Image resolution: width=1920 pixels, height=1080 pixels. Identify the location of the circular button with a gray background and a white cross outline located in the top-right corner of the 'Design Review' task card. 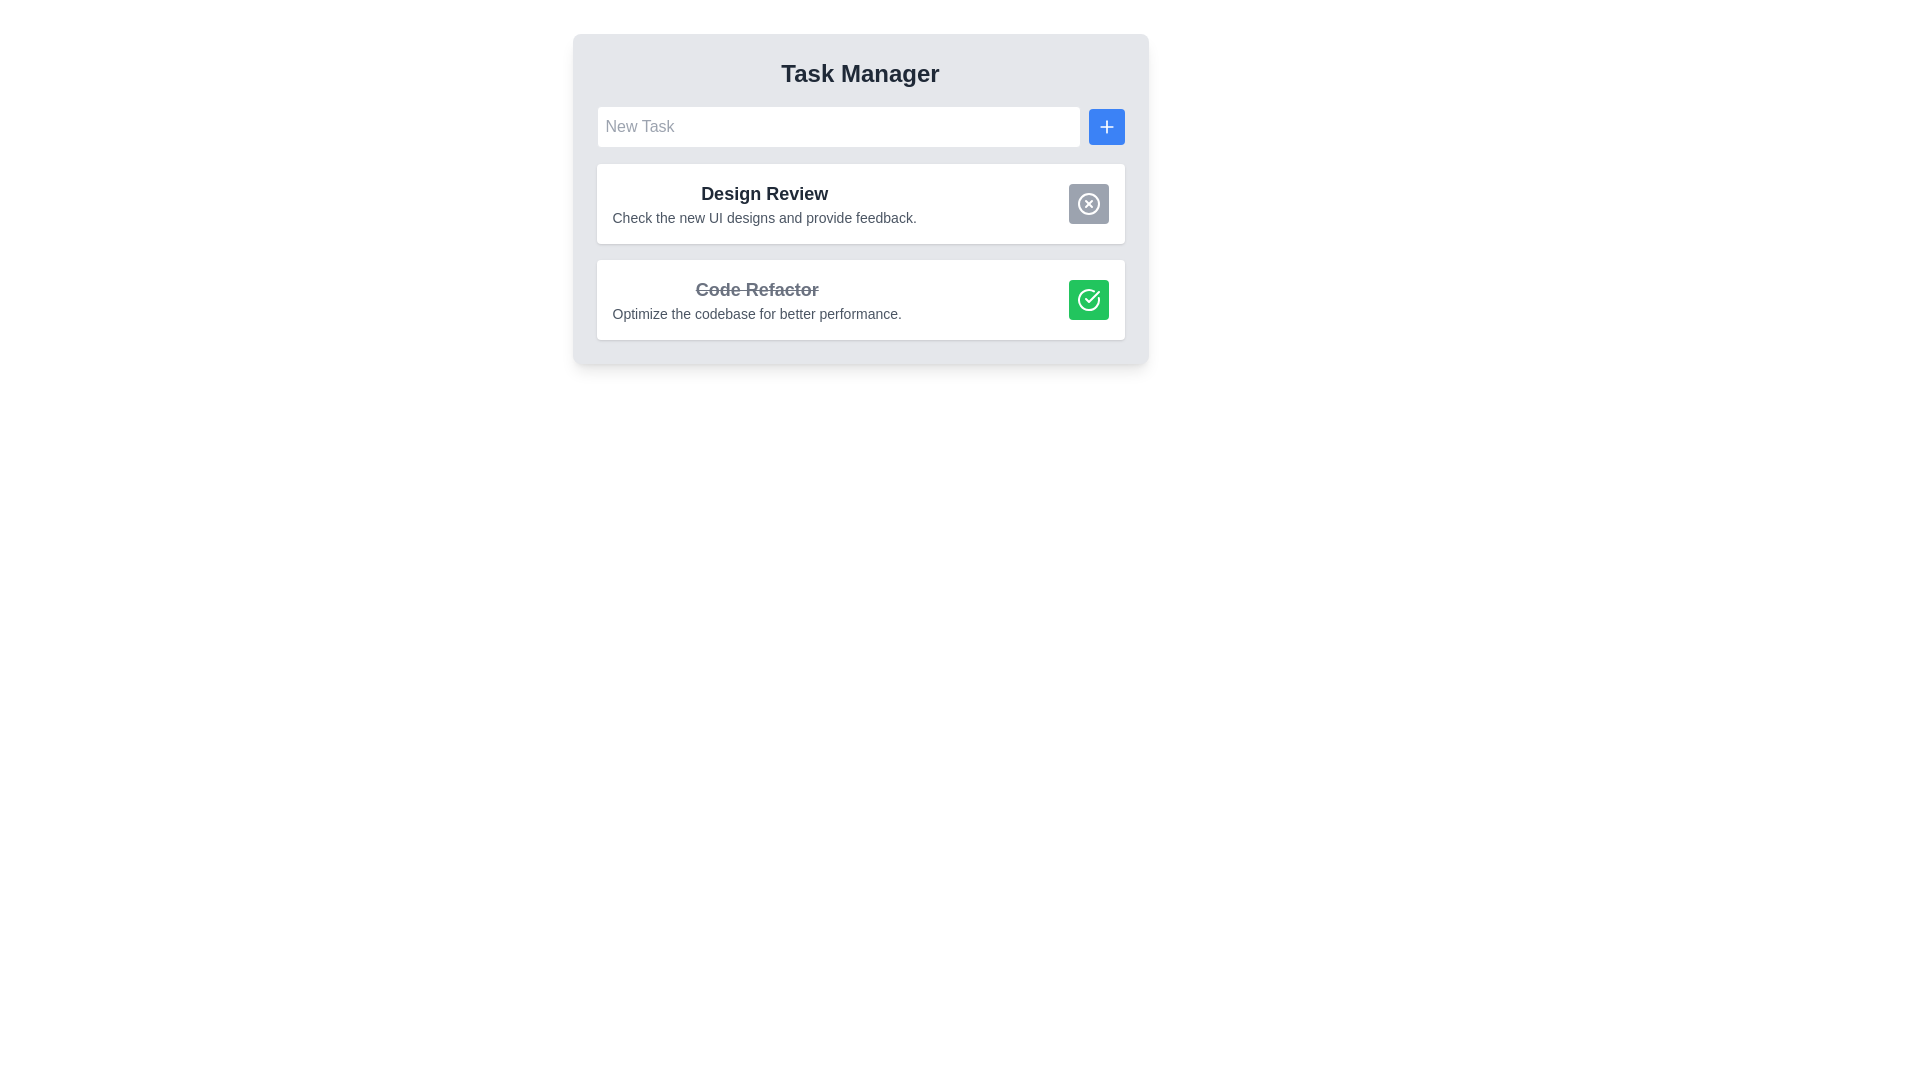
(1087, 204).